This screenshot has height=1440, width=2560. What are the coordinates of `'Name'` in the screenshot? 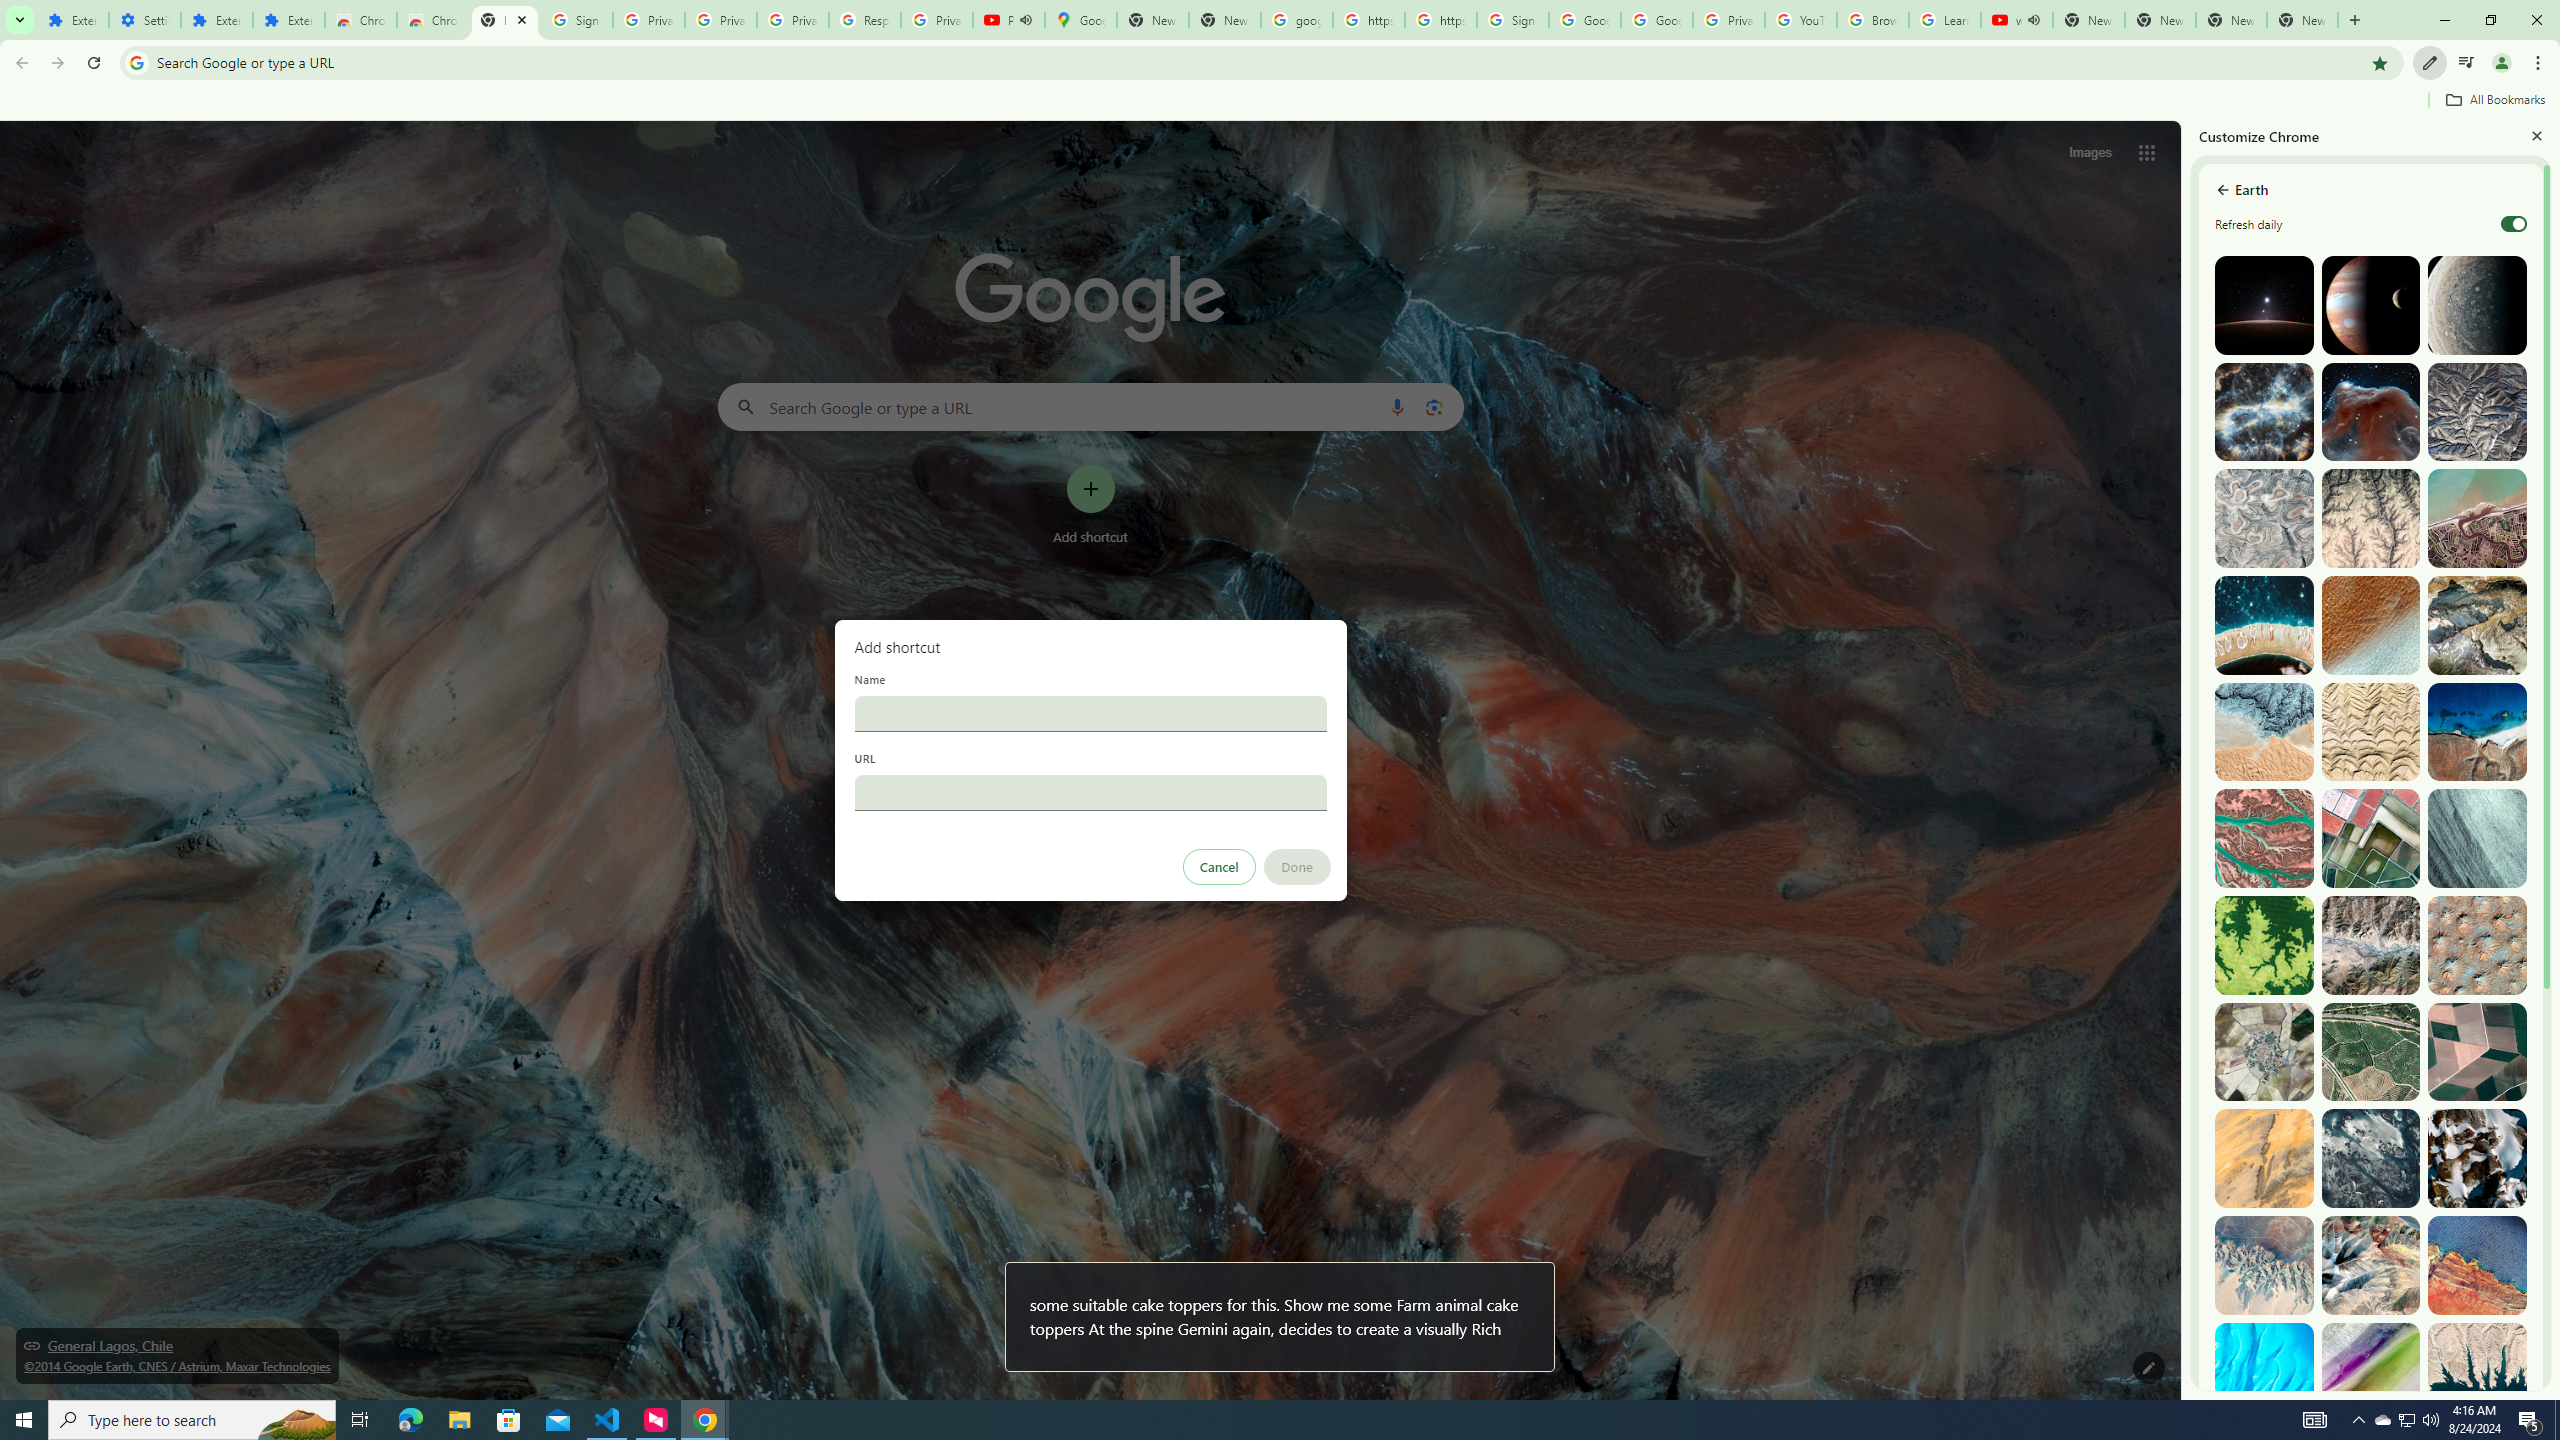 It's located at (1089, 712).